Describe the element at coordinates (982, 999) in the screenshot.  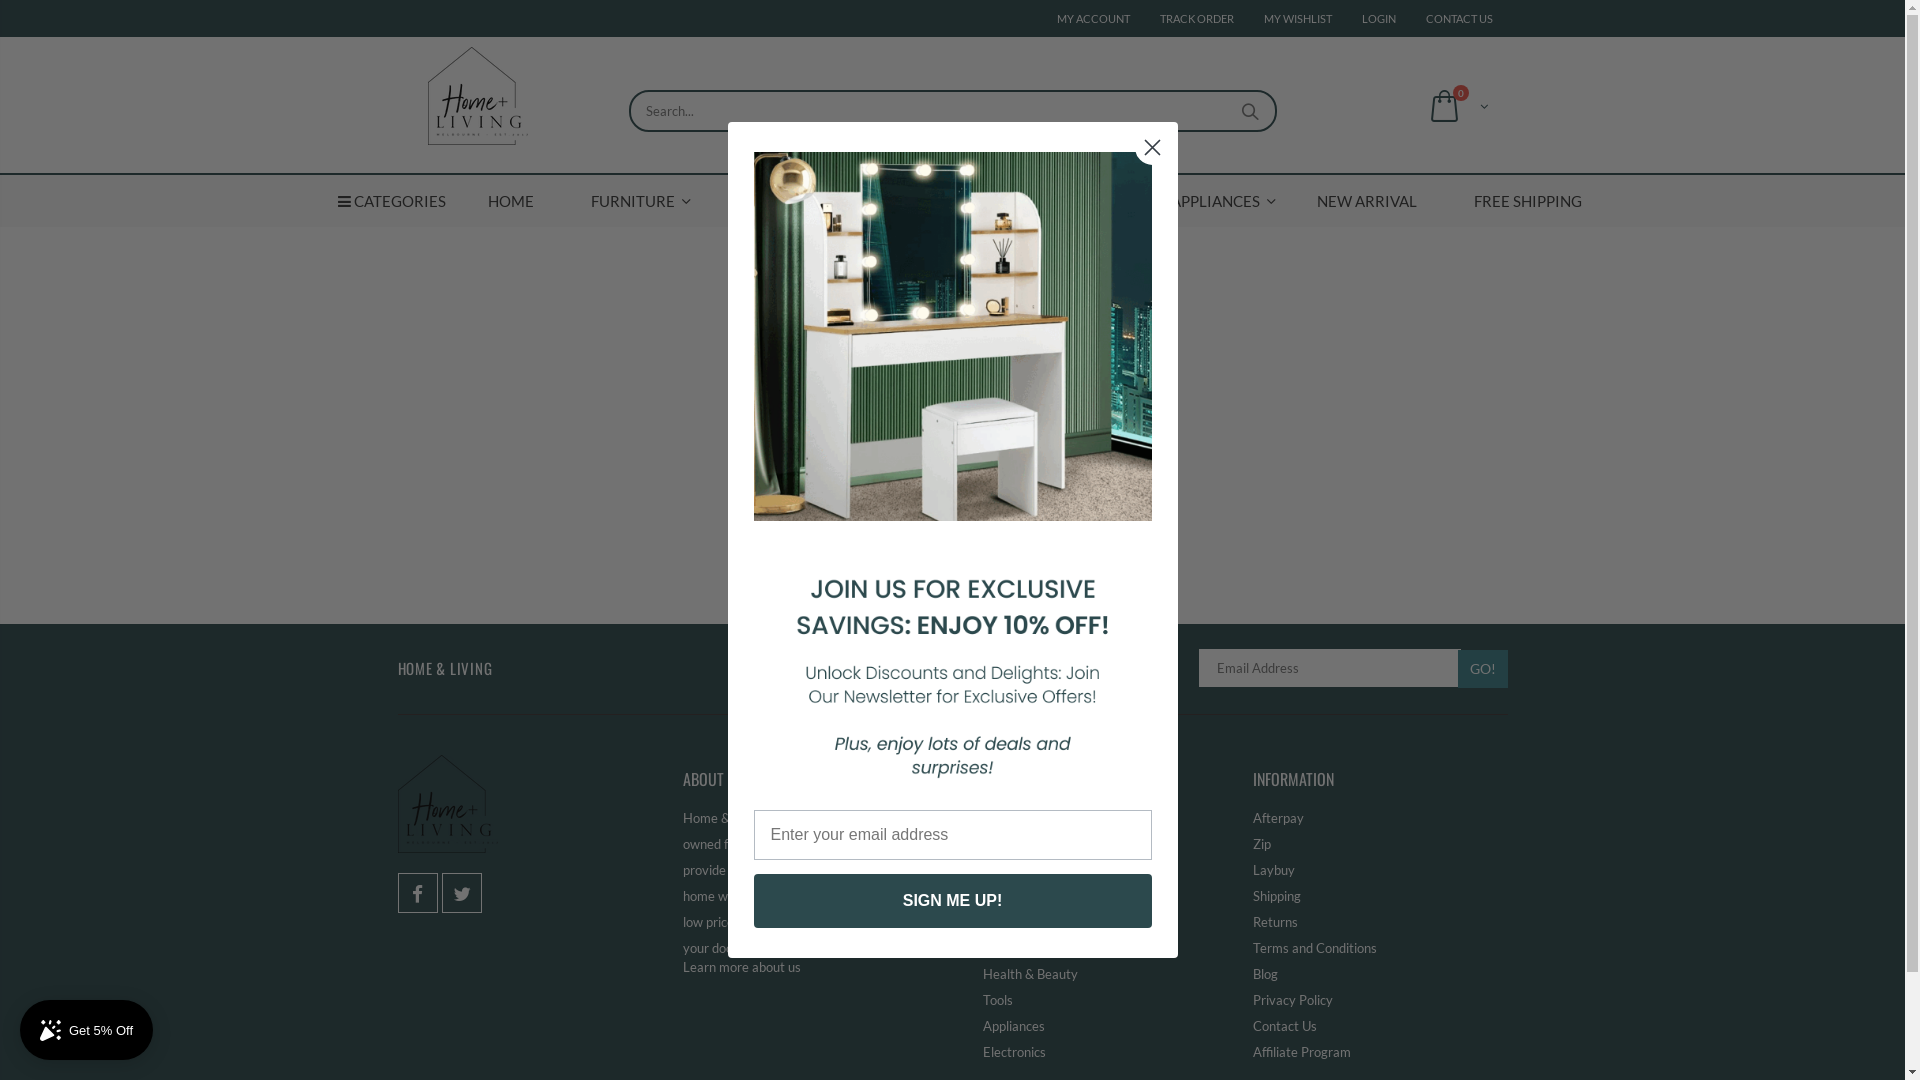
I see `'Tools'` at that location.